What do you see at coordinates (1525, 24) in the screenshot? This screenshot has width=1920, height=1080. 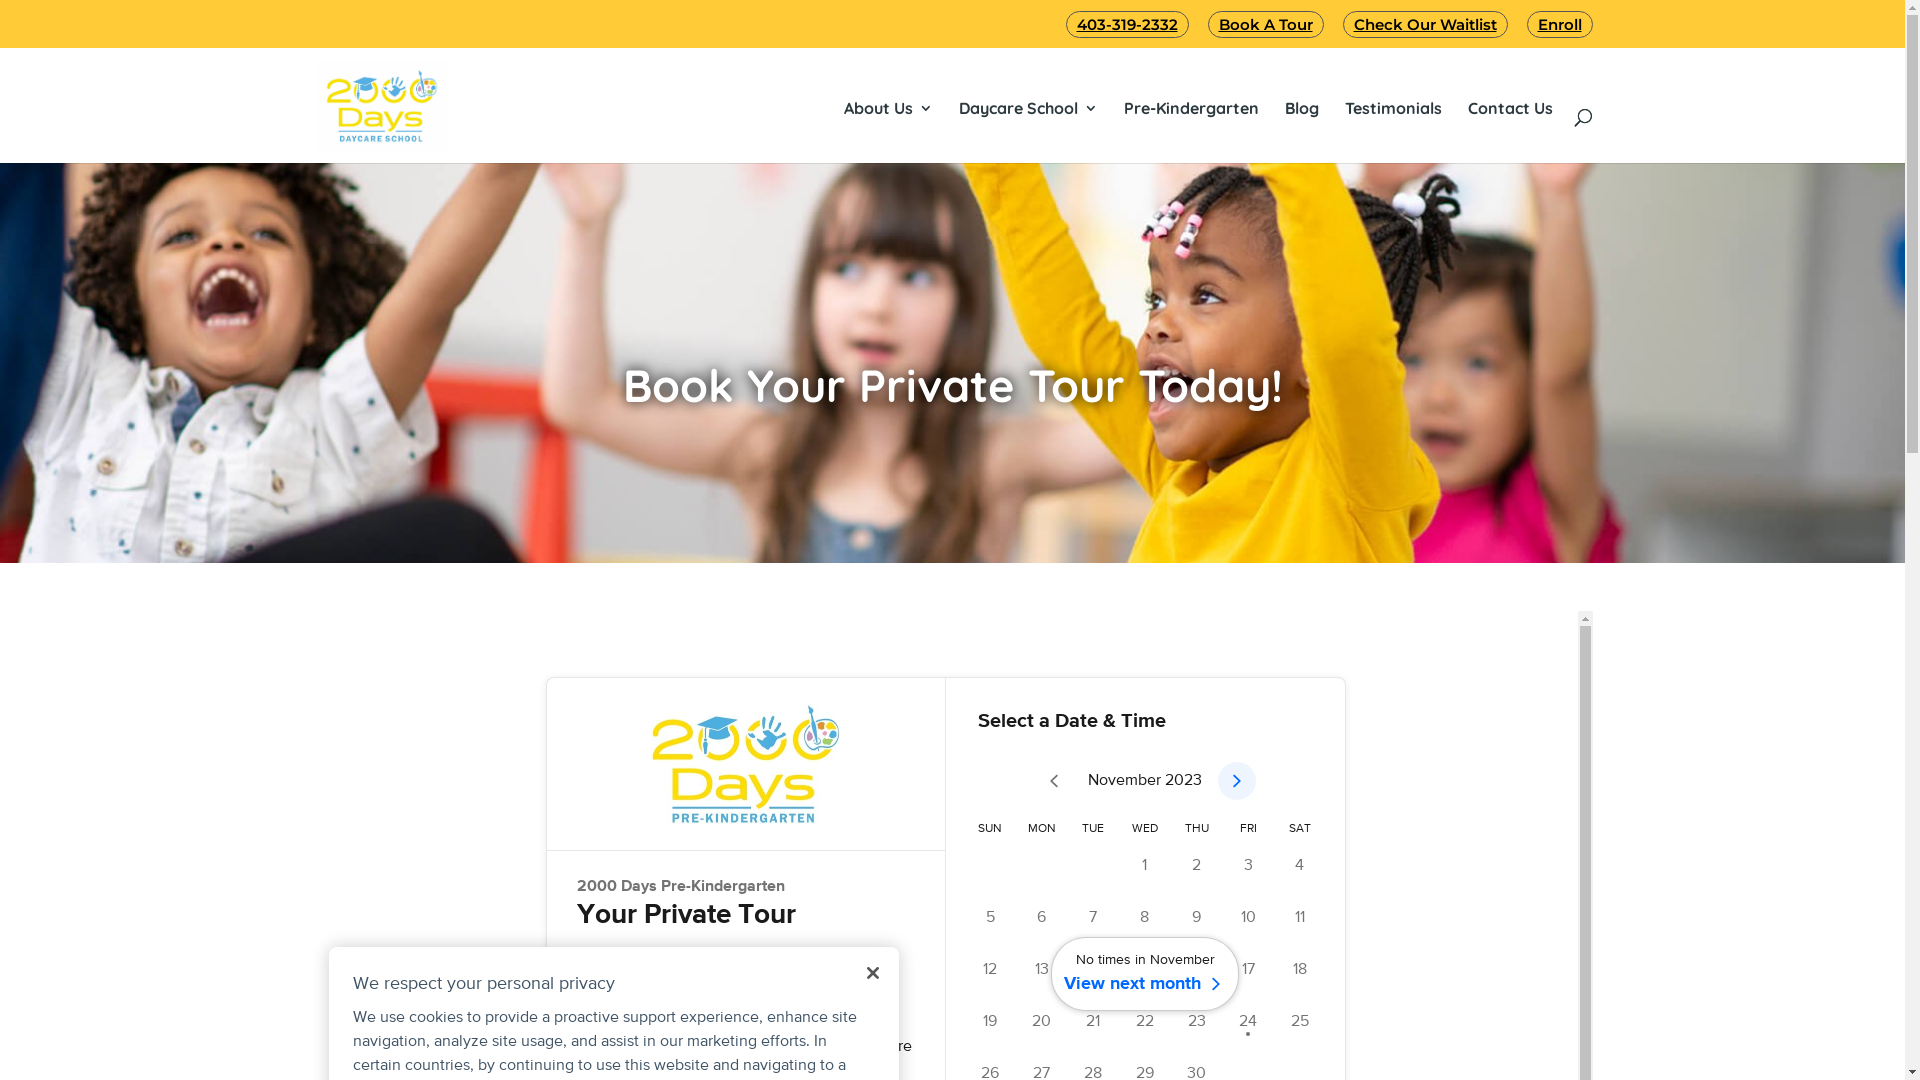 I see `'Enroll'` at bounding box center [1525, 24].